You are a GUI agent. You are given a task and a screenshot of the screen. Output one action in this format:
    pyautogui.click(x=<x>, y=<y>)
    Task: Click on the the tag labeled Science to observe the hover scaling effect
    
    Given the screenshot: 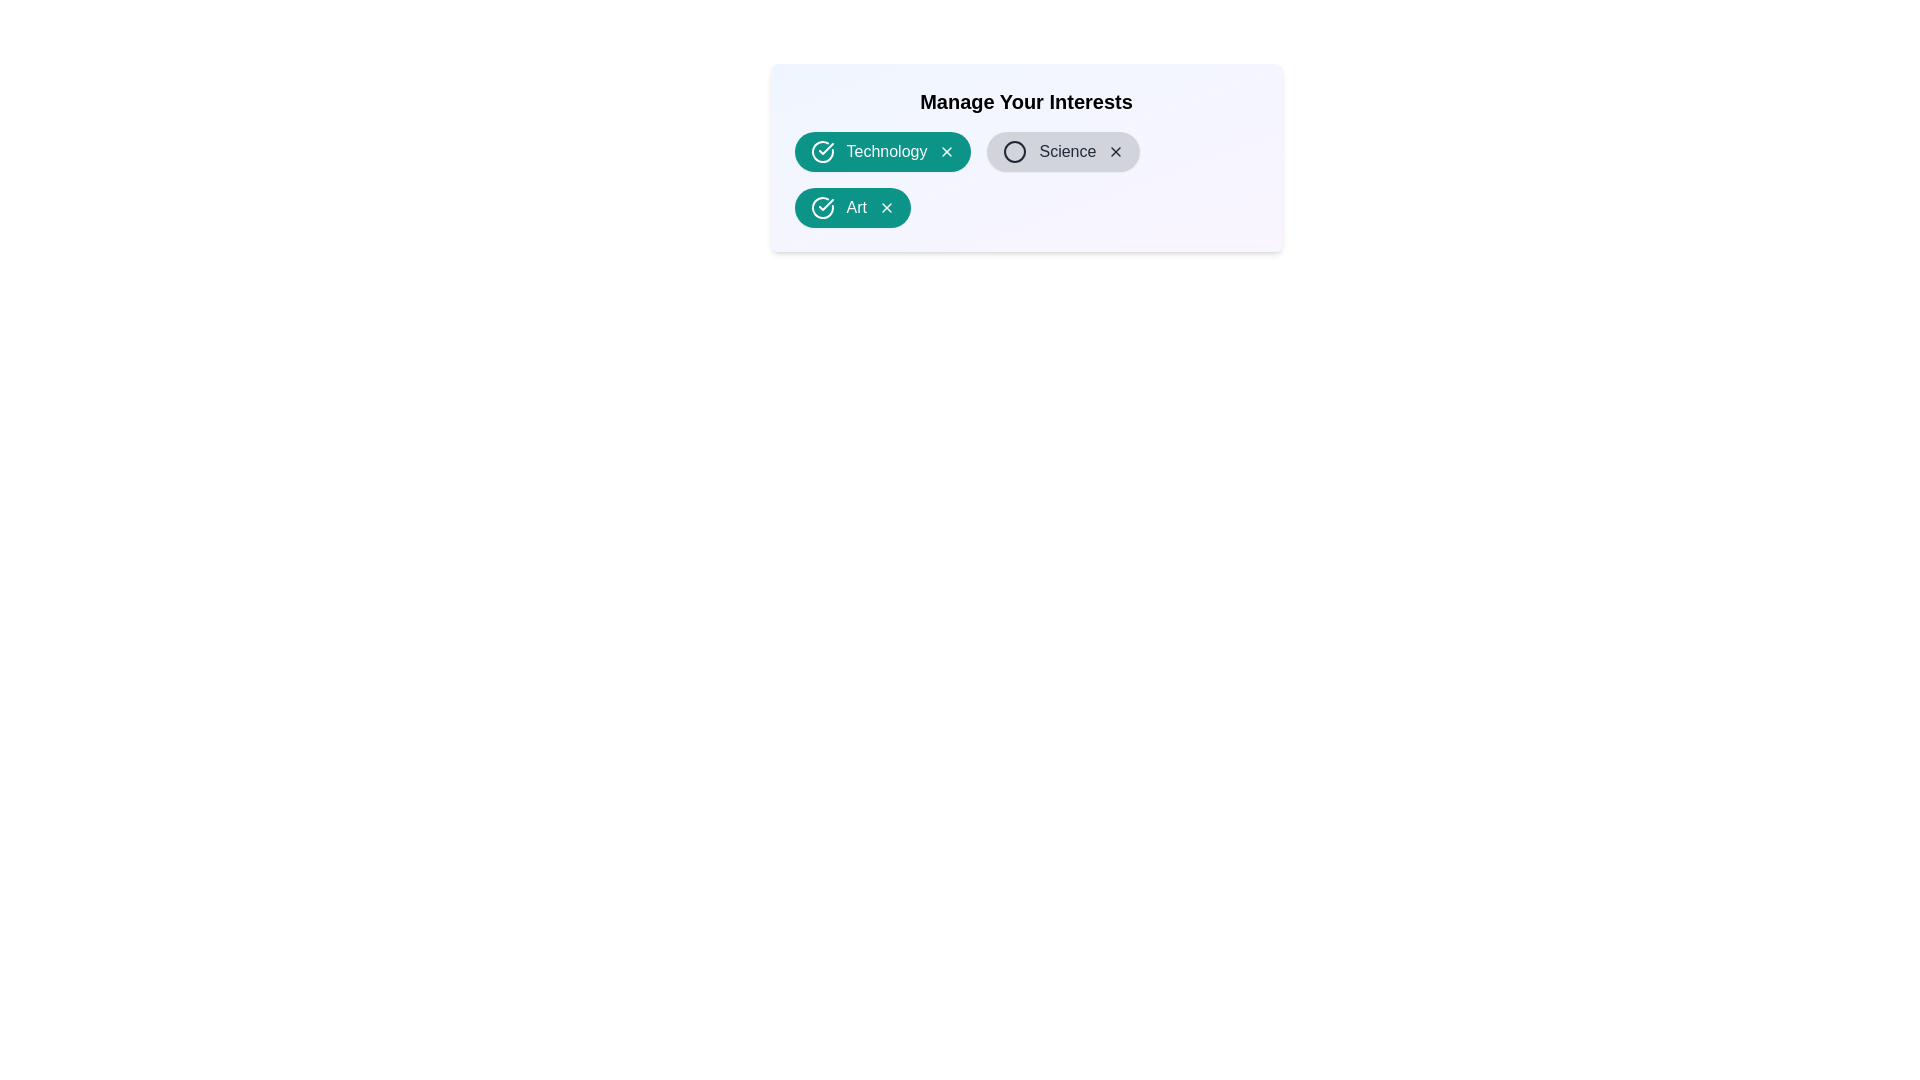 What is the action you would take?
    pyautogui.click(x=1062, y=150)
    